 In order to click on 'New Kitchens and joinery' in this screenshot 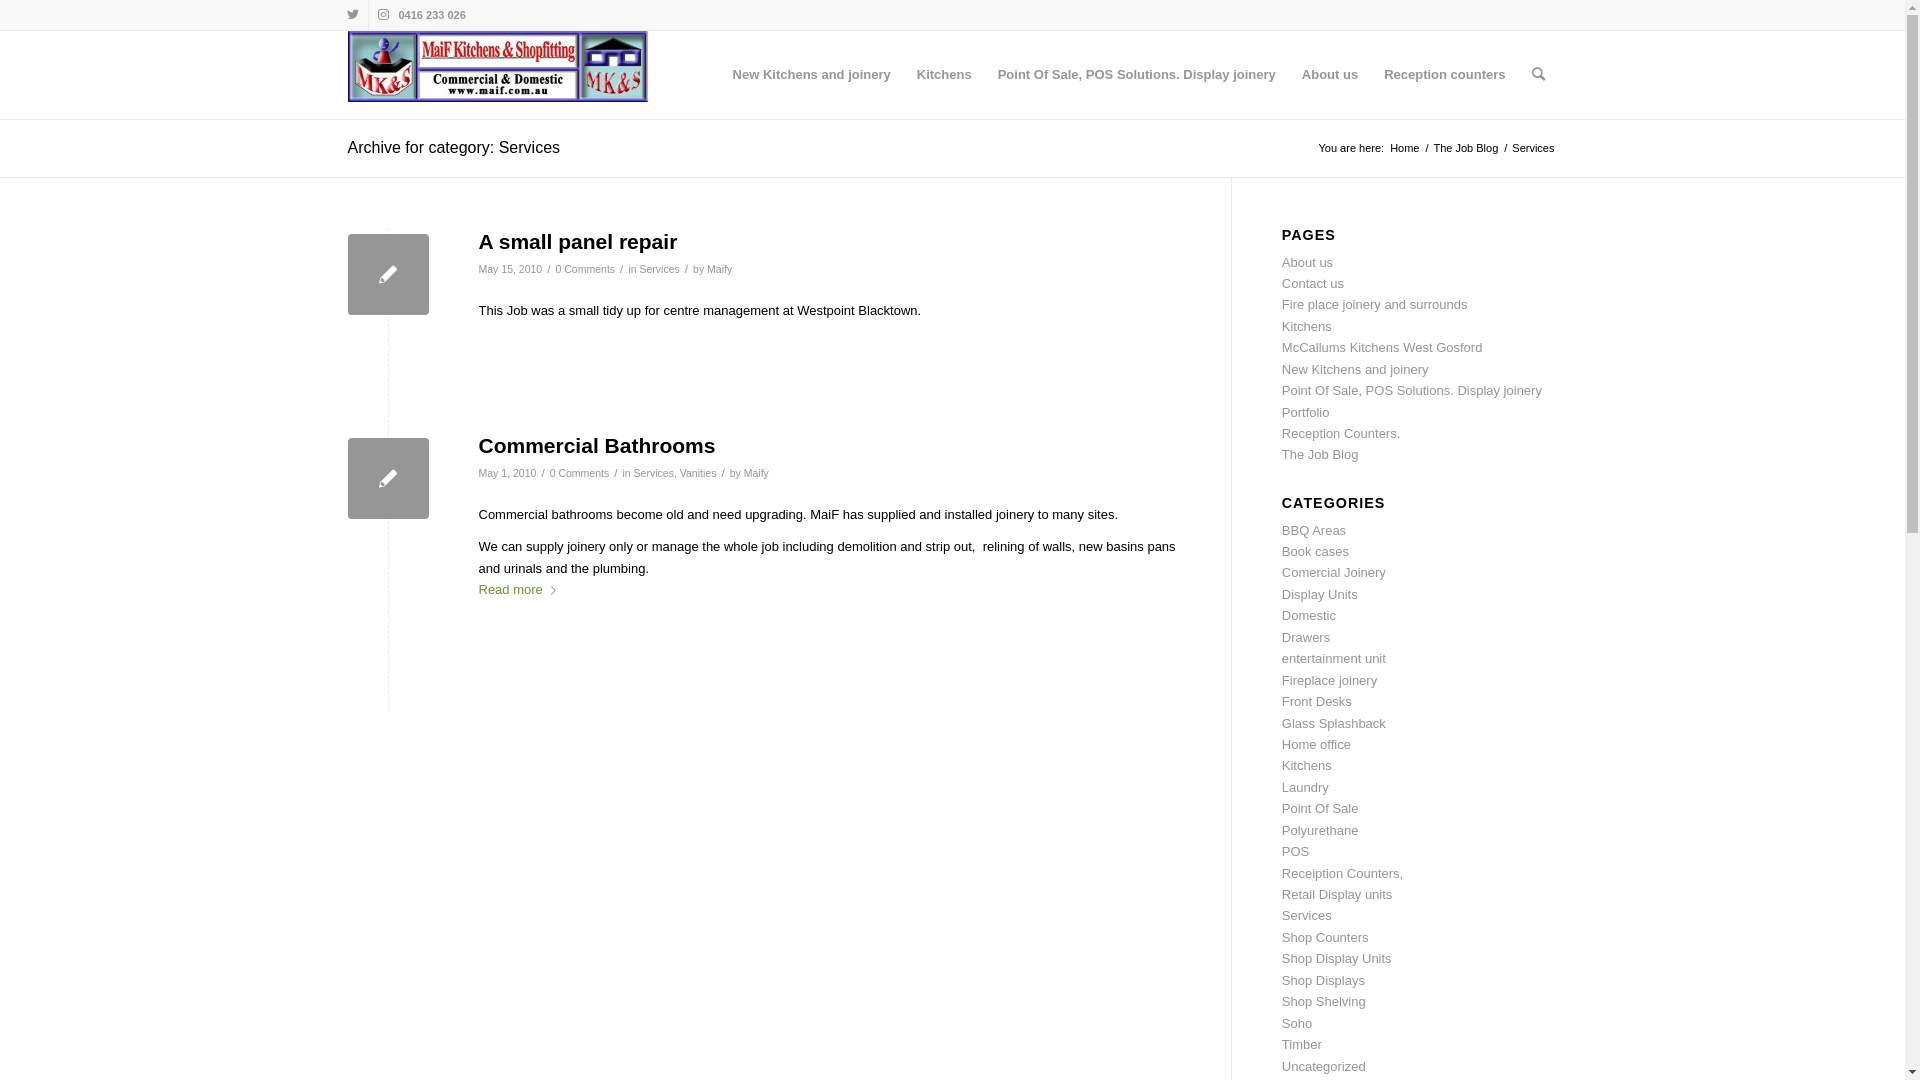, I will do `click(811, 73)`.